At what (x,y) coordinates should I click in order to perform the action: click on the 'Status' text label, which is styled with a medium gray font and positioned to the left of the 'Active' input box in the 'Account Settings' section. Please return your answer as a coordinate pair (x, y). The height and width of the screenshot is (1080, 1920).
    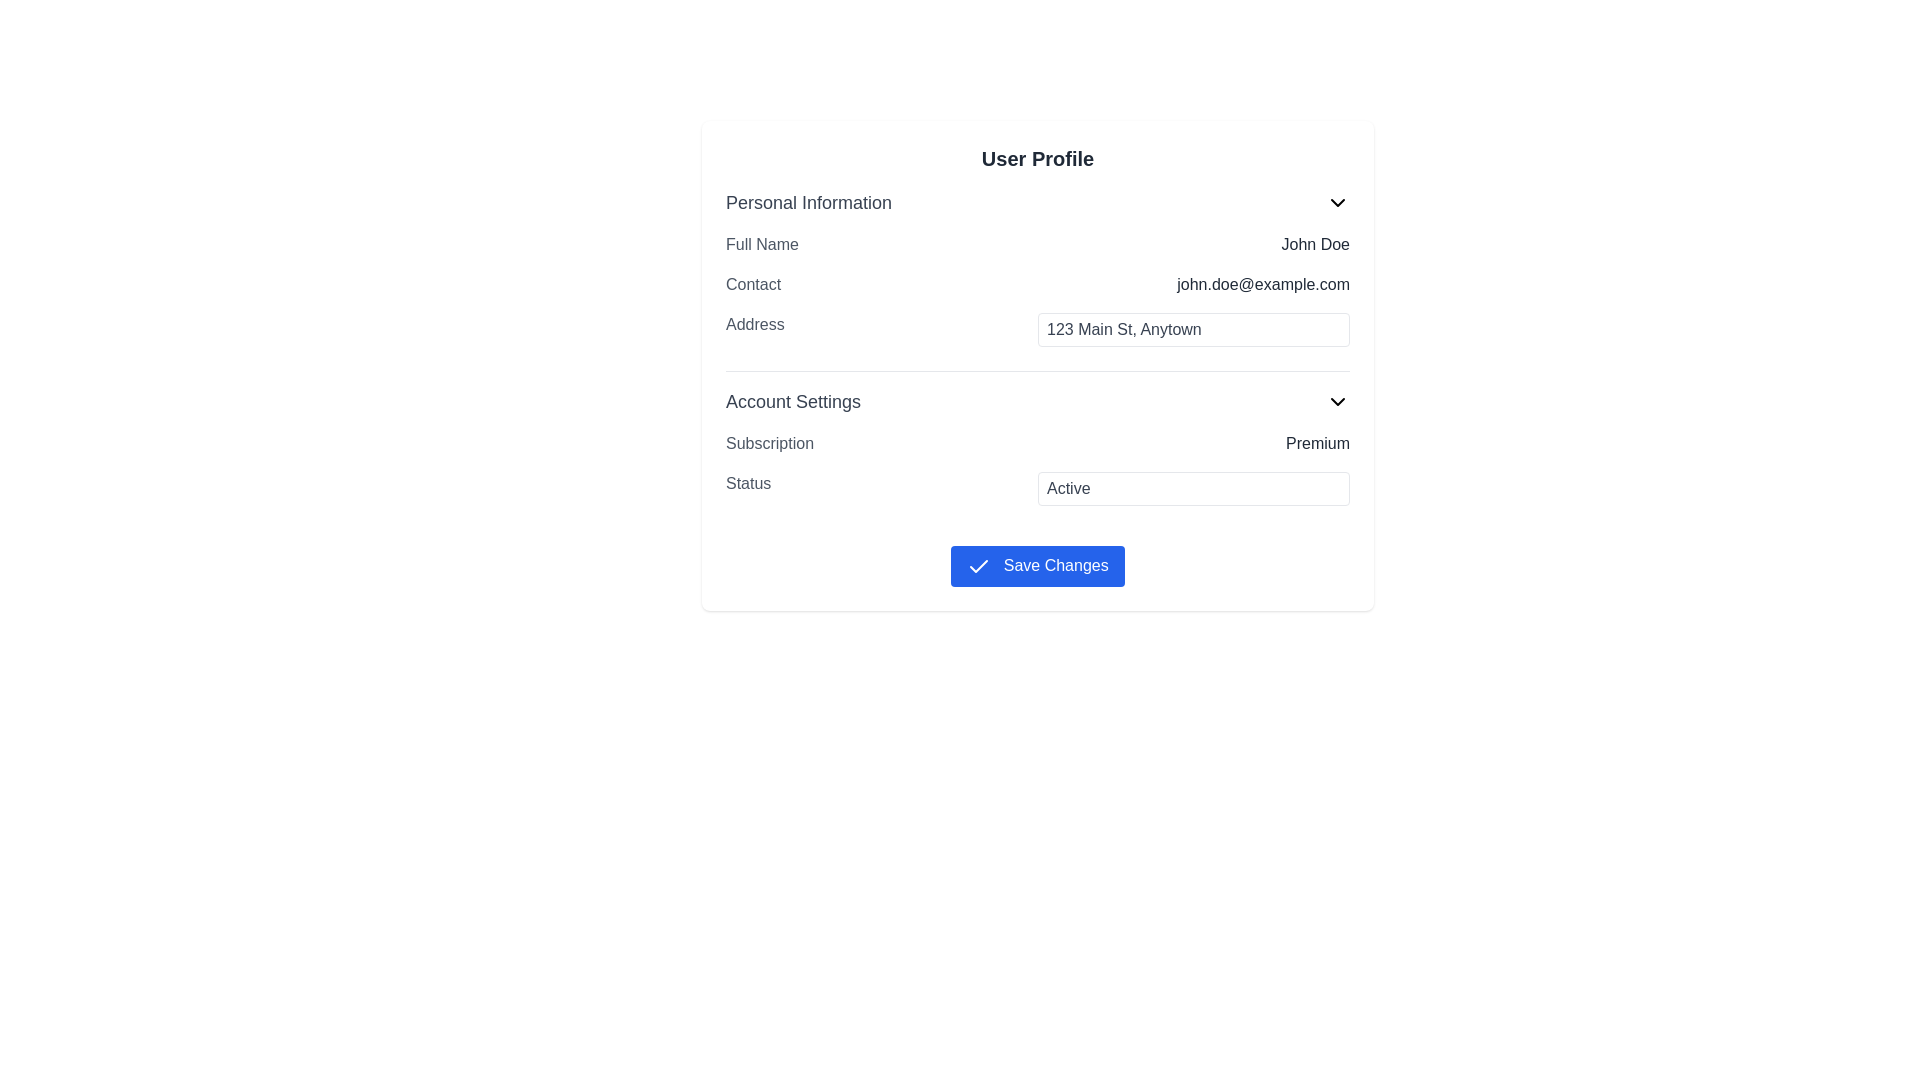
    Looking at the image, I should click on (747, 489).